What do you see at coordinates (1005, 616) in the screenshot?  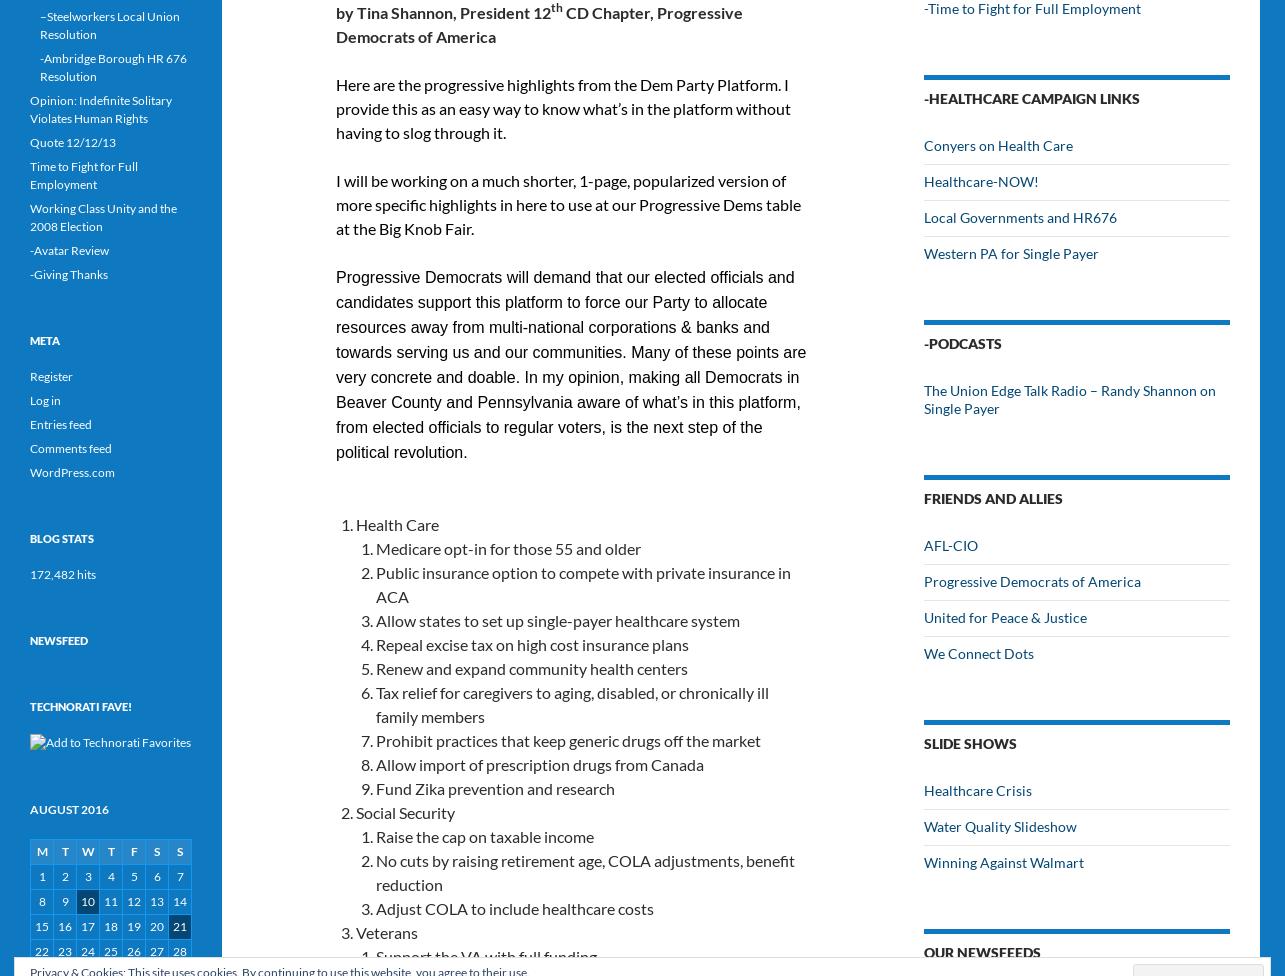 I see `'United for Peace & Justice'` at bounding box center [1005, 616].